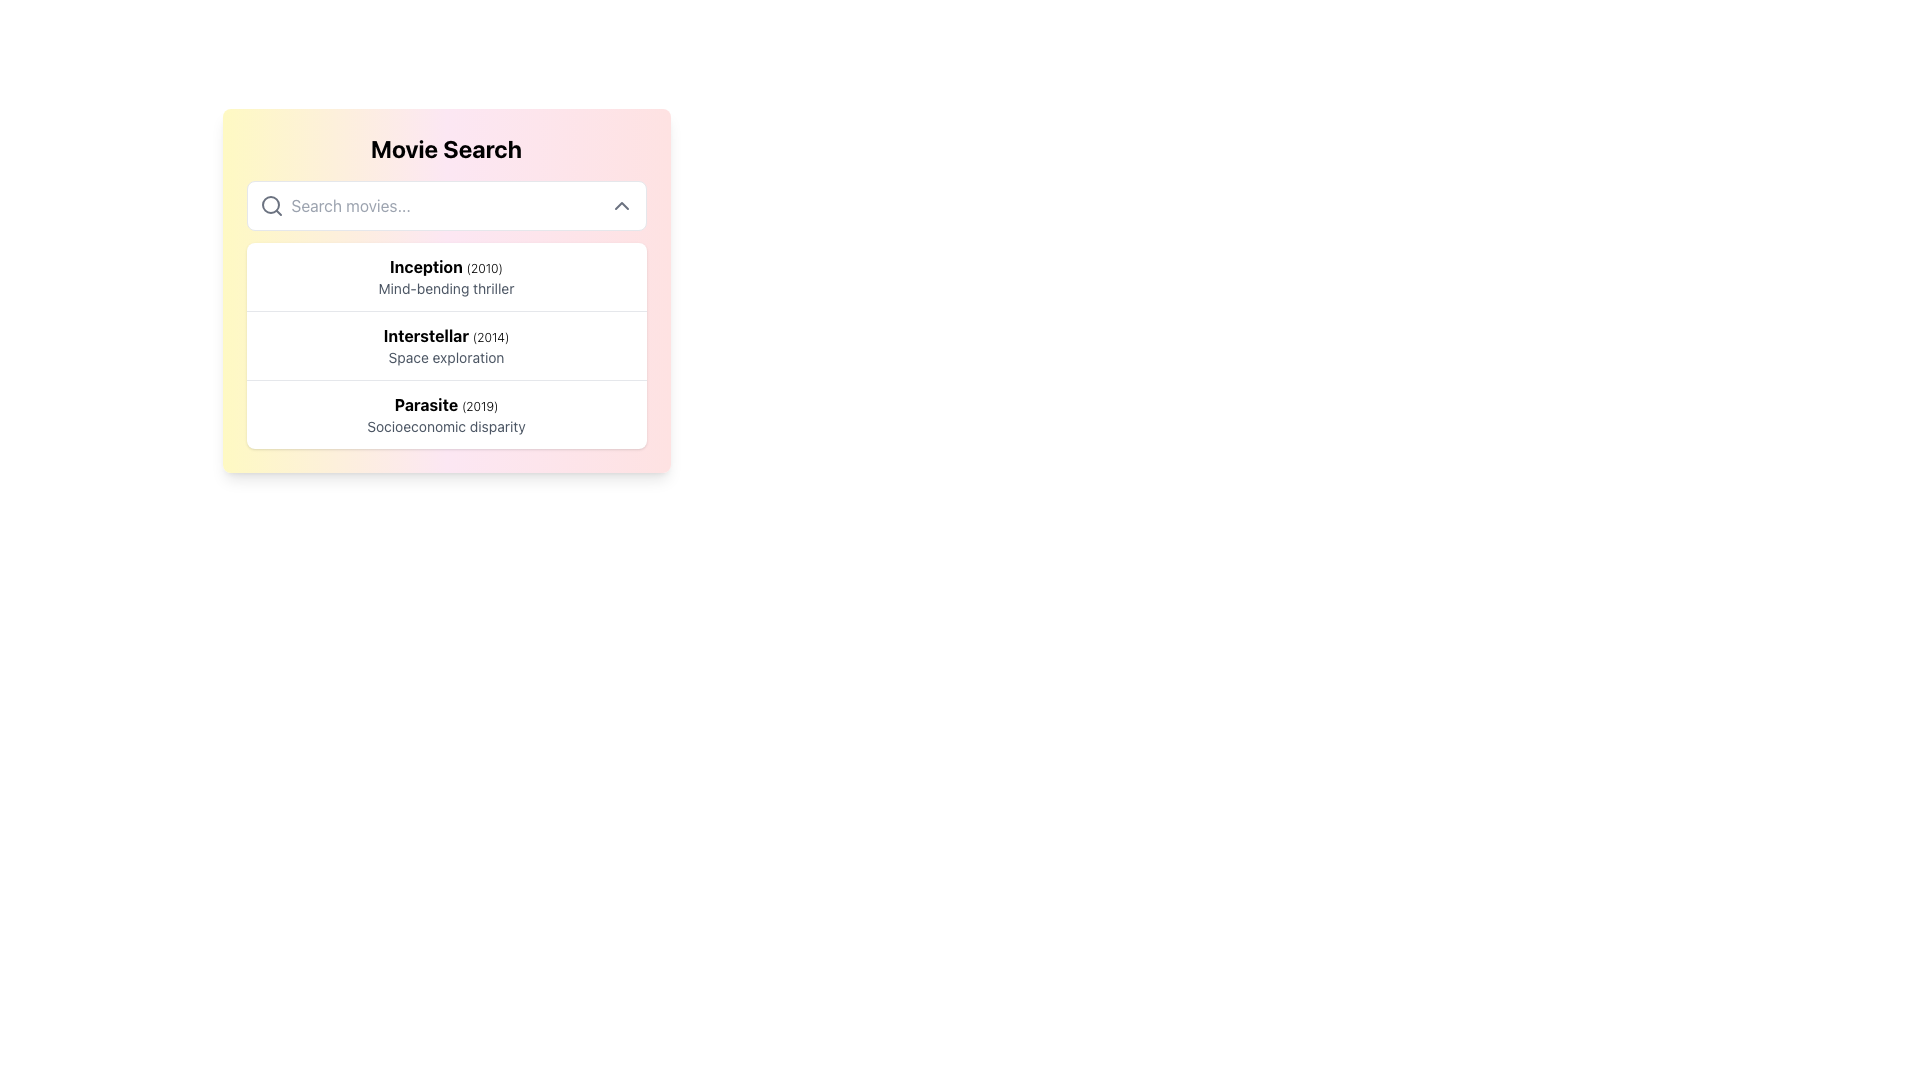  I want to click on the descriptive tagline or genre-related summary, so click(445, 289).